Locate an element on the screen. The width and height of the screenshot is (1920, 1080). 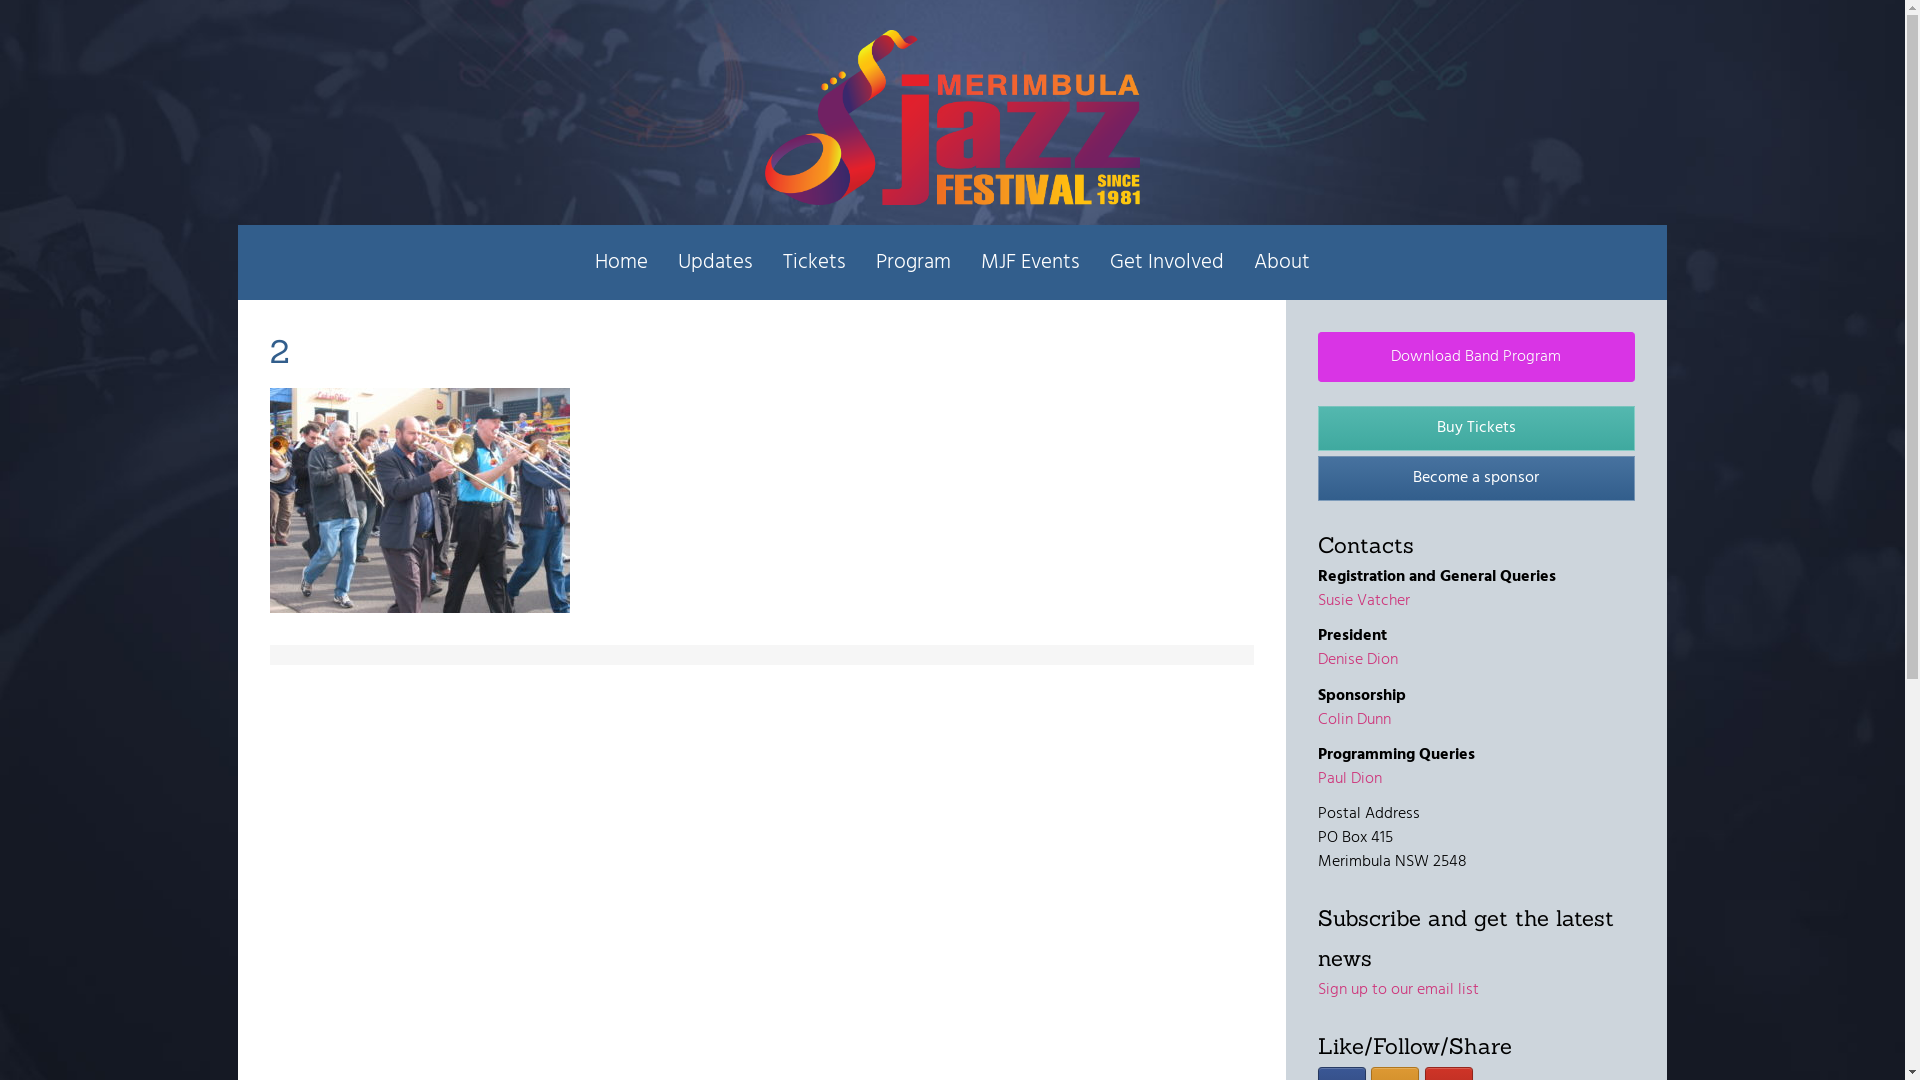
'Tickets' is located at coordinates (814, 261).